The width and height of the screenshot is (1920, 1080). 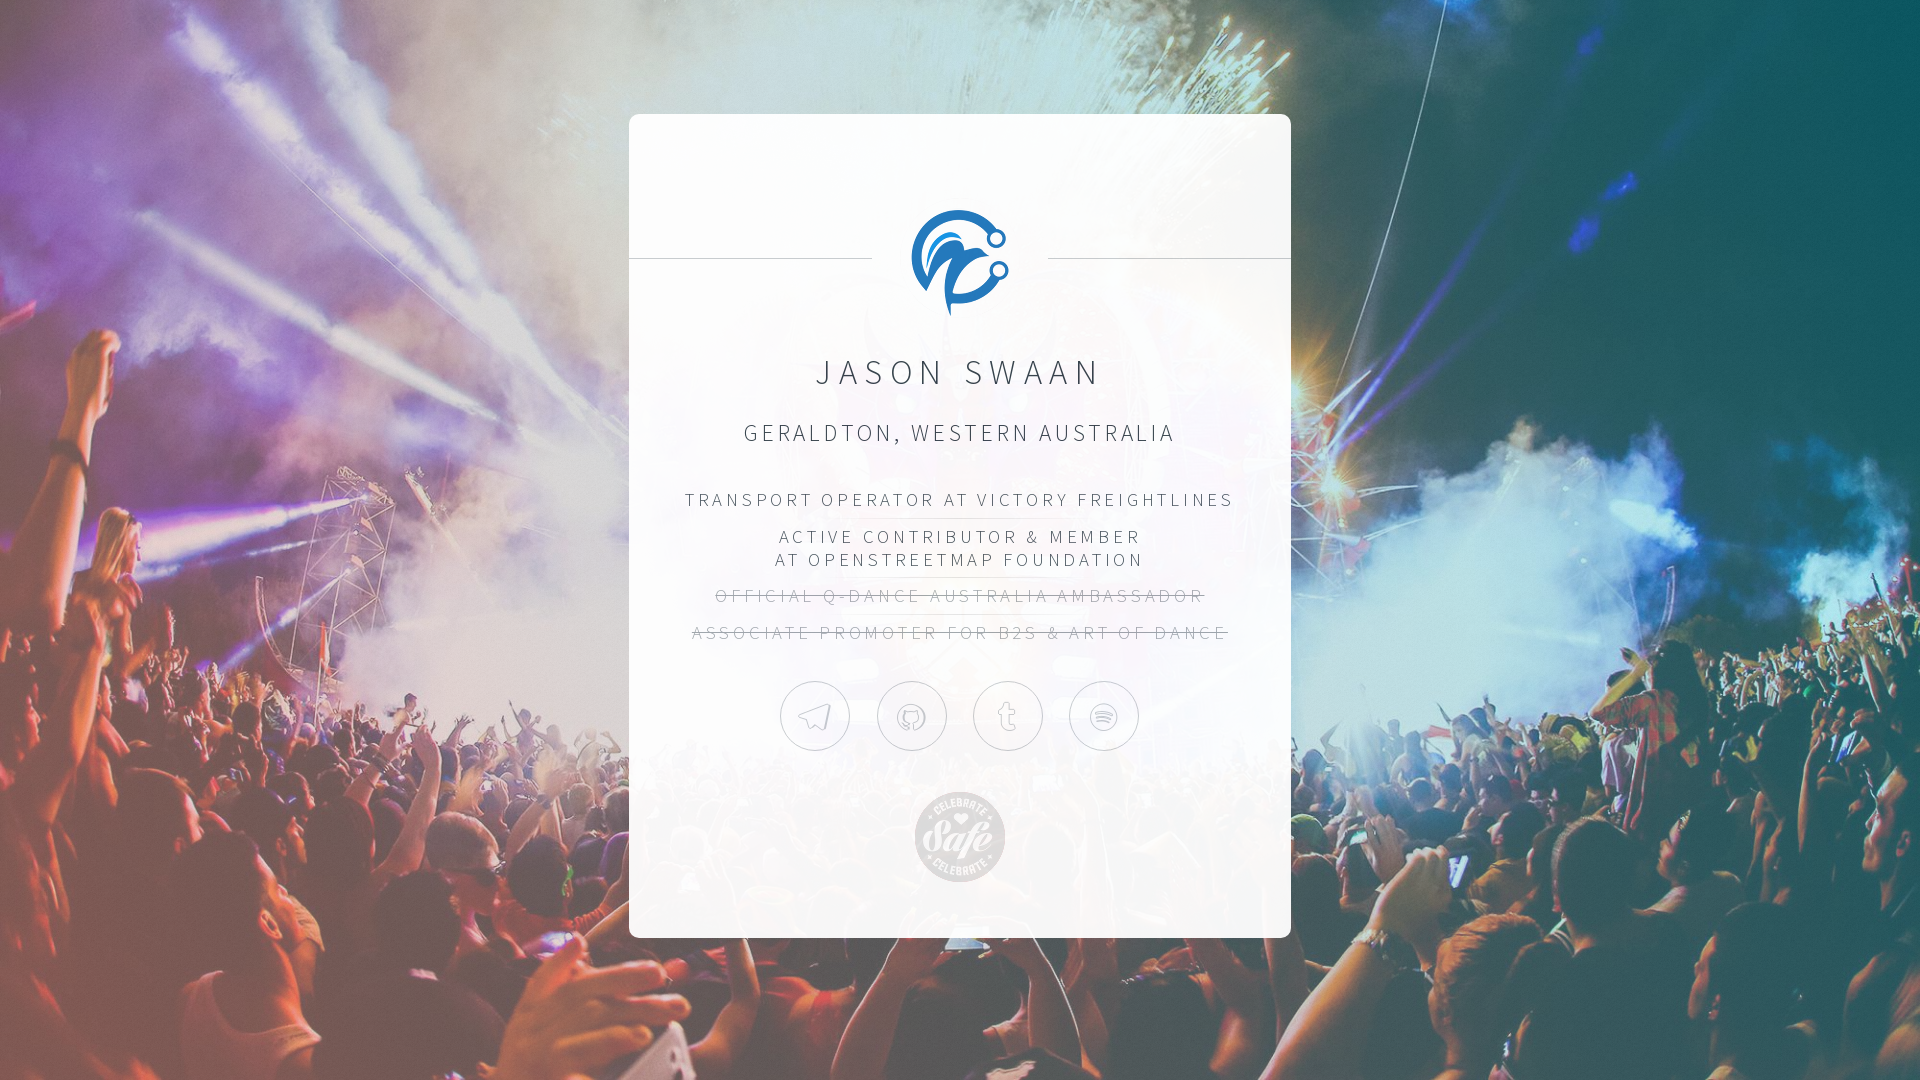 I want to click on 'GITHUB', so click(x=911, y=715).